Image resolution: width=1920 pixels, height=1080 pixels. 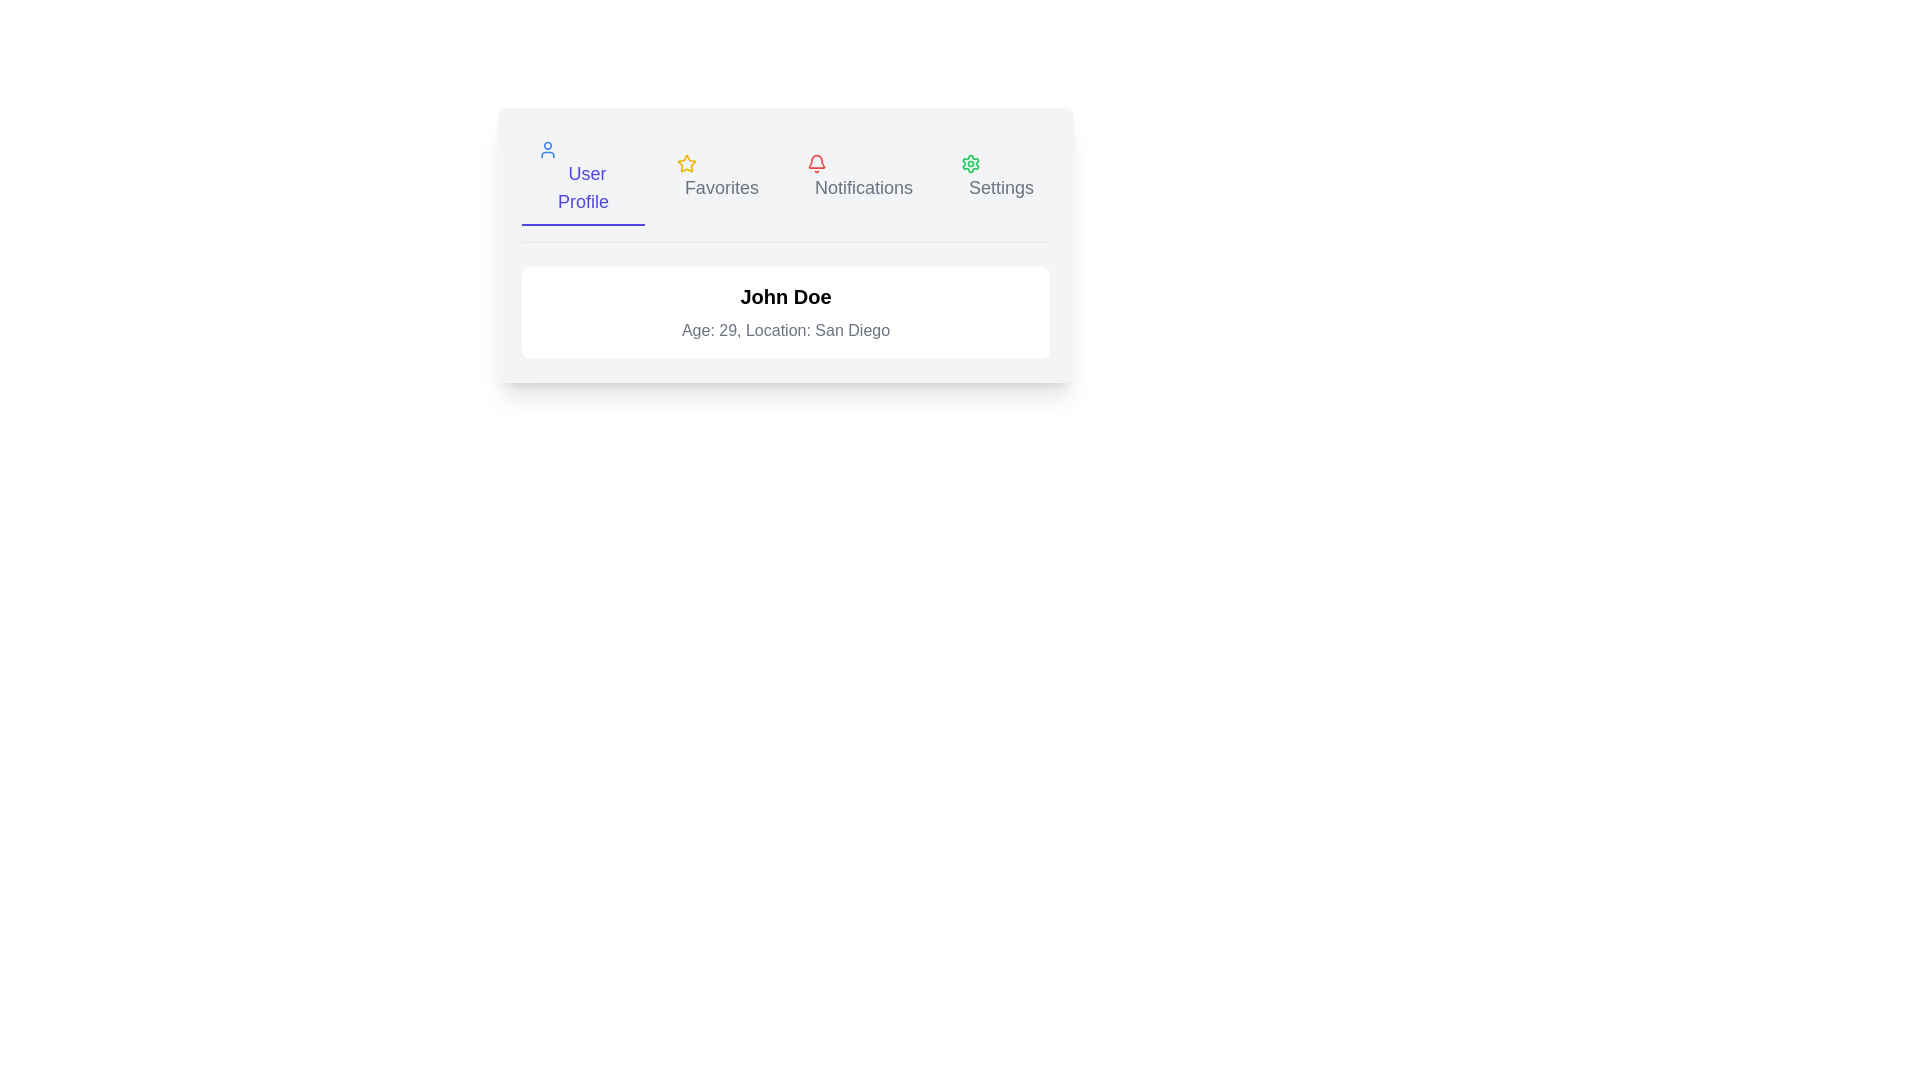 What do you see at coordinates (717, 177) in the screenshot?
I see `the 'Favorites' Button, which features a yellow star icon and gray text` at bounding box center [717, 177].